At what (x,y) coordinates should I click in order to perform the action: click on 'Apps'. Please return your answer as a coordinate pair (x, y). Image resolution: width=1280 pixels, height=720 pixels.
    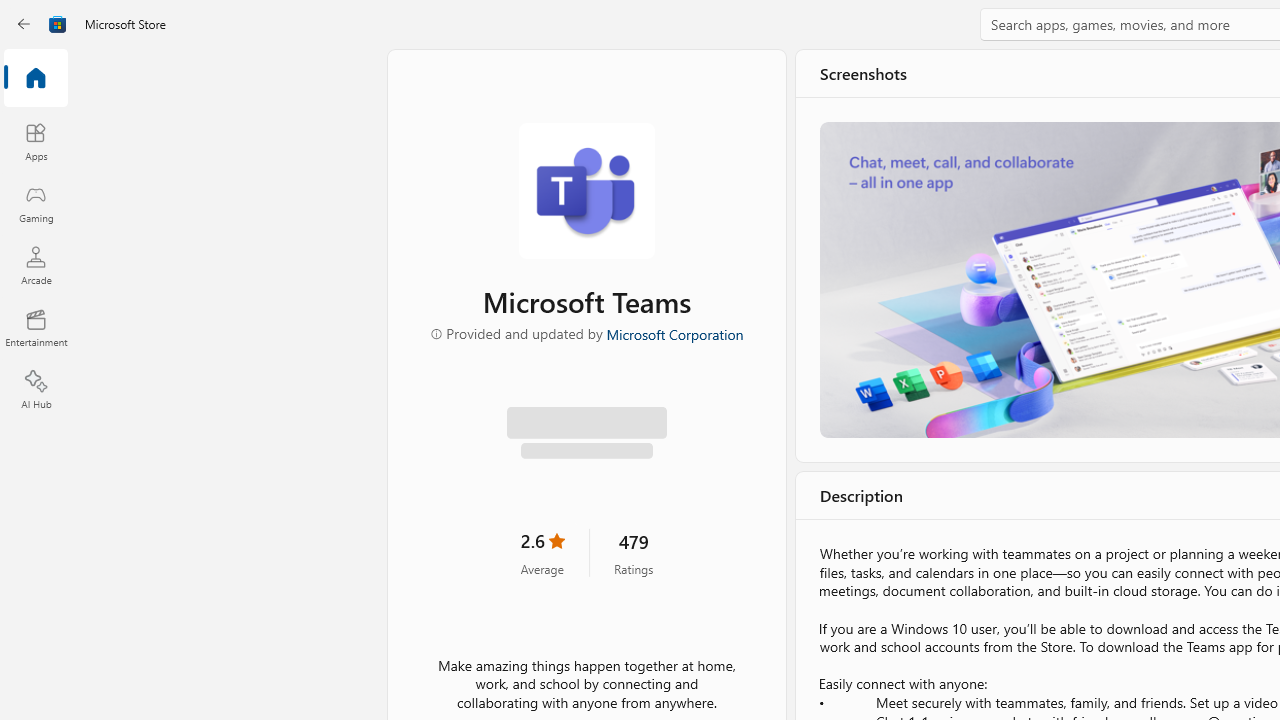
    Looking at the image, I should click on (35, 140).